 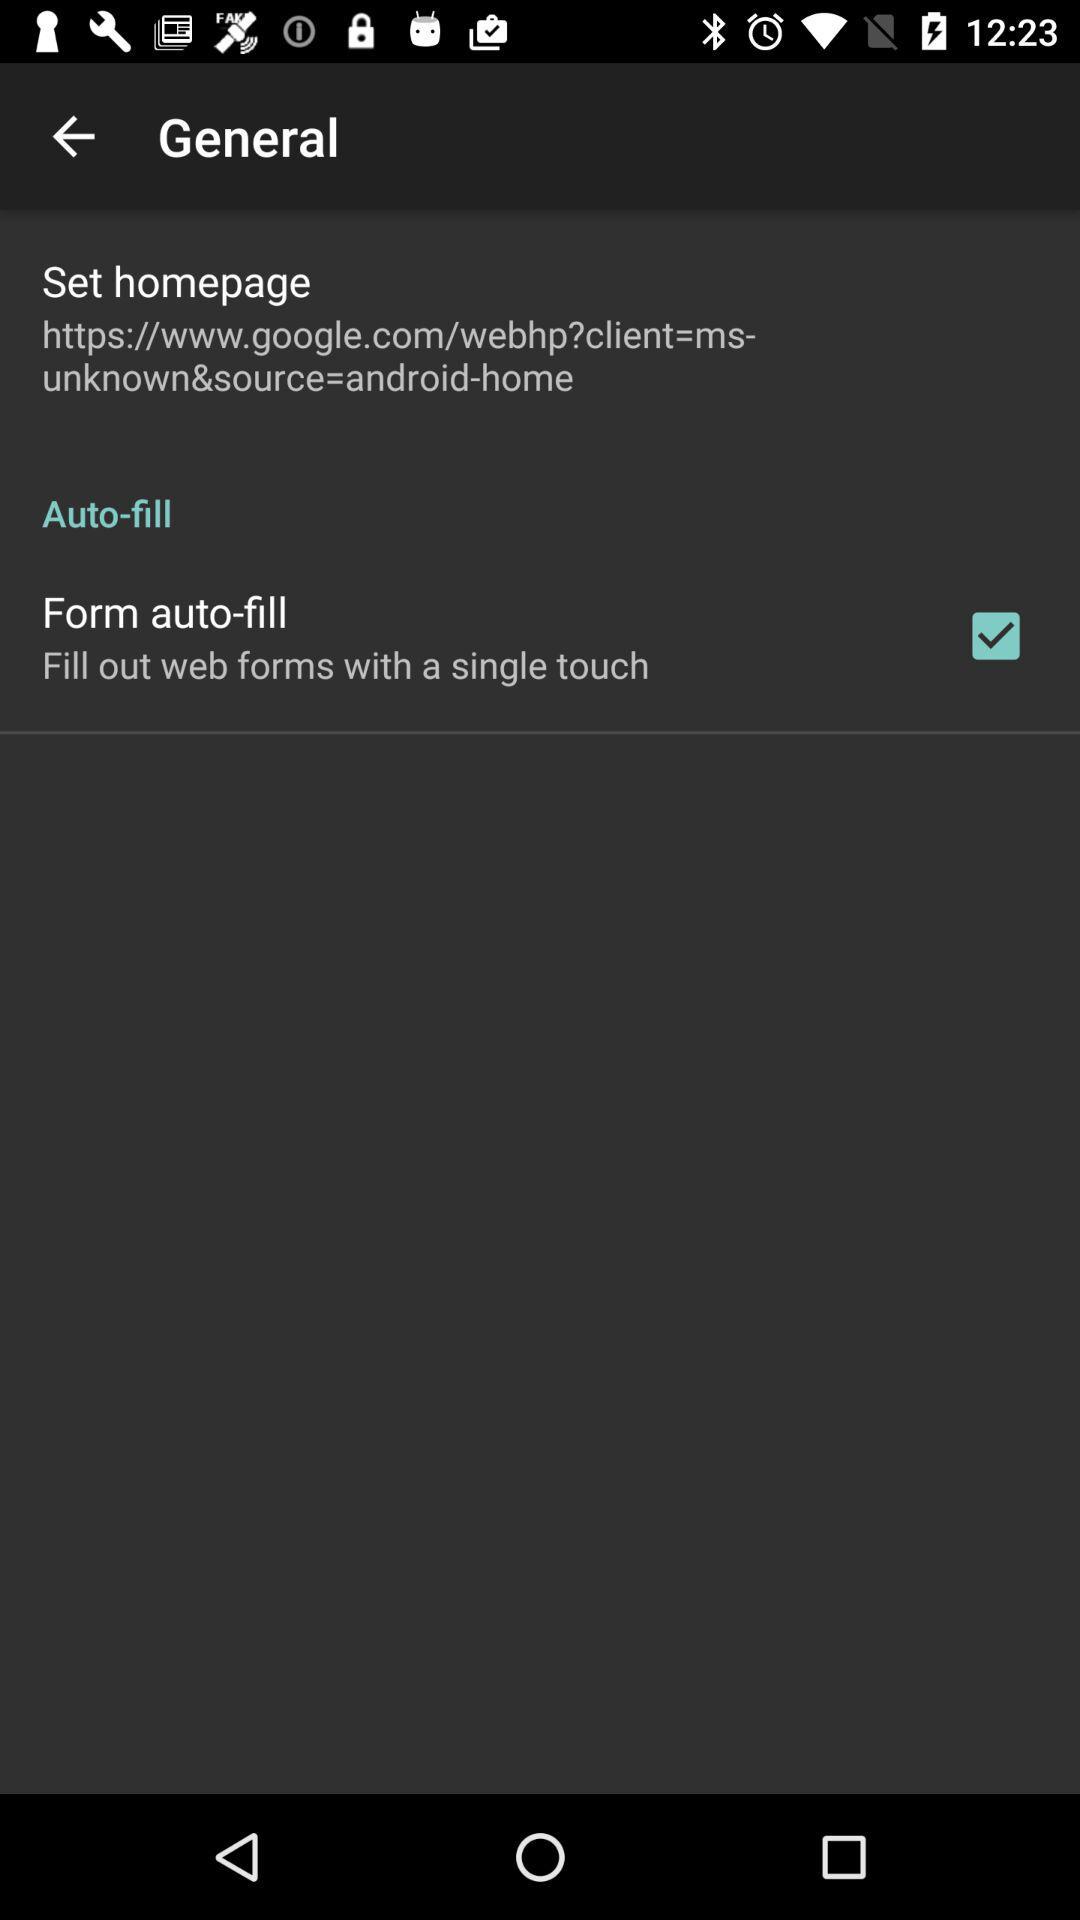 What do you see at coordinates (72, 135) in the screenshot?
I see `app next to the general app` at bounding box center [72, 135].